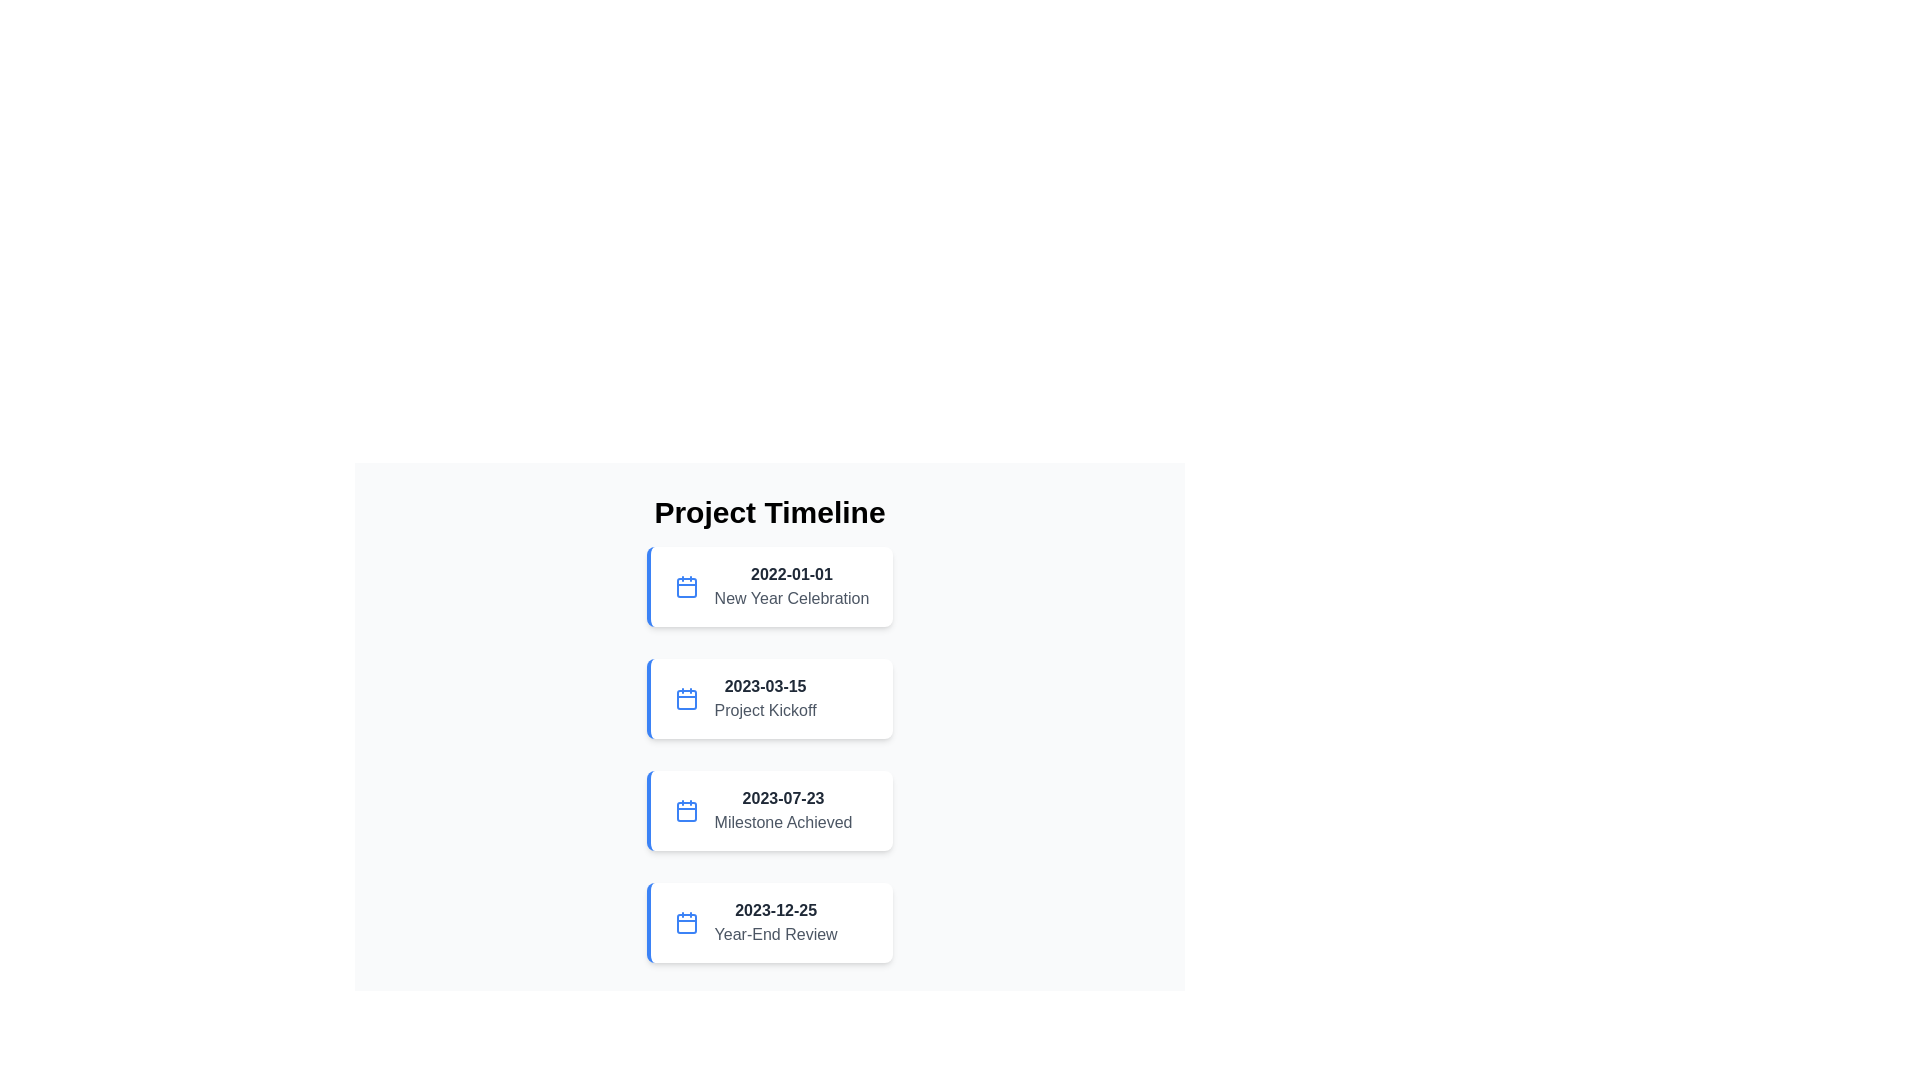  I want to click on the first Event Card in the vertical timeline that has a white background, a blue left border, and displays '2022-01-01' and 'New Year Celebration' text, so click(768, 585).